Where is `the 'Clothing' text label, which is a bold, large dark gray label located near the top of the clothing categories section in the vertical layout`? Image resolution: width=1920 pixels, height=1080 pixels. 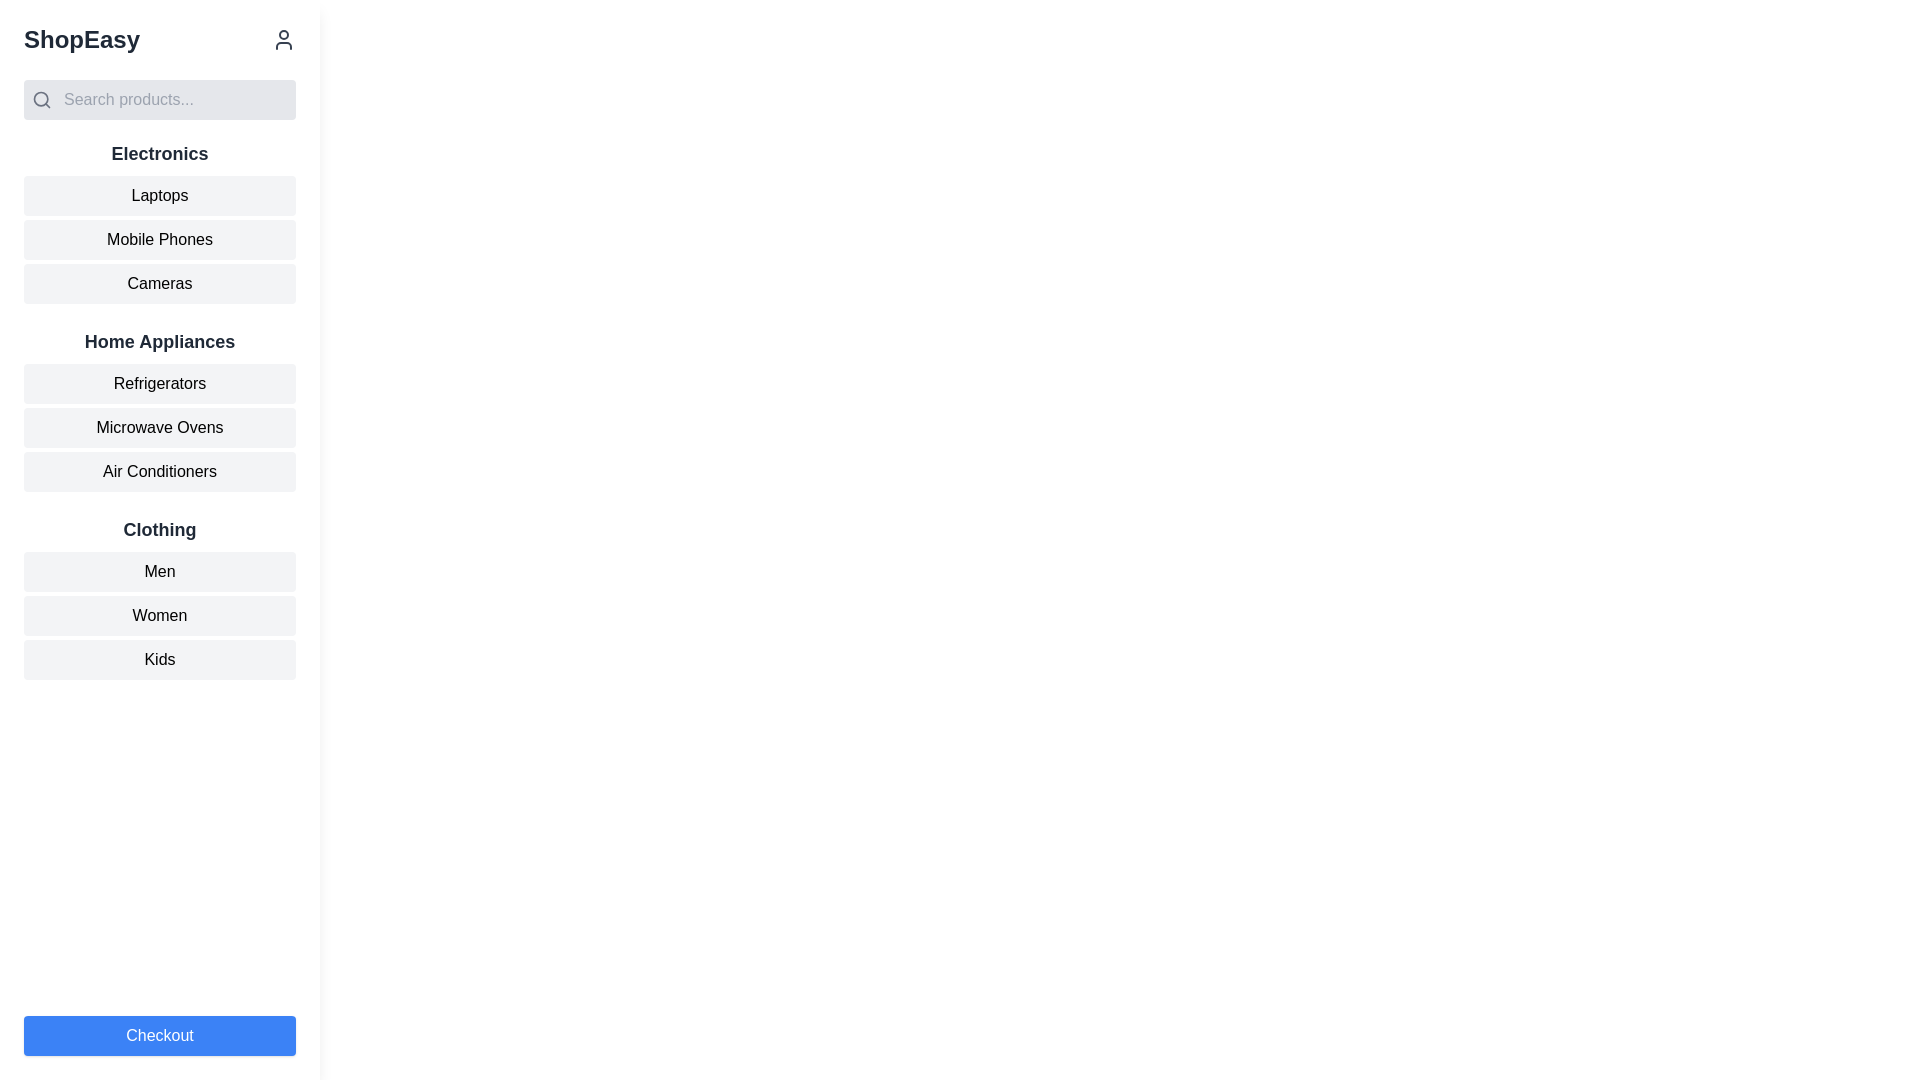
the 'Clothing' text label, which is a bold, large dark gray label located near the top of the clothing categories section in the vertical layout is located at coordinates (158, 528).